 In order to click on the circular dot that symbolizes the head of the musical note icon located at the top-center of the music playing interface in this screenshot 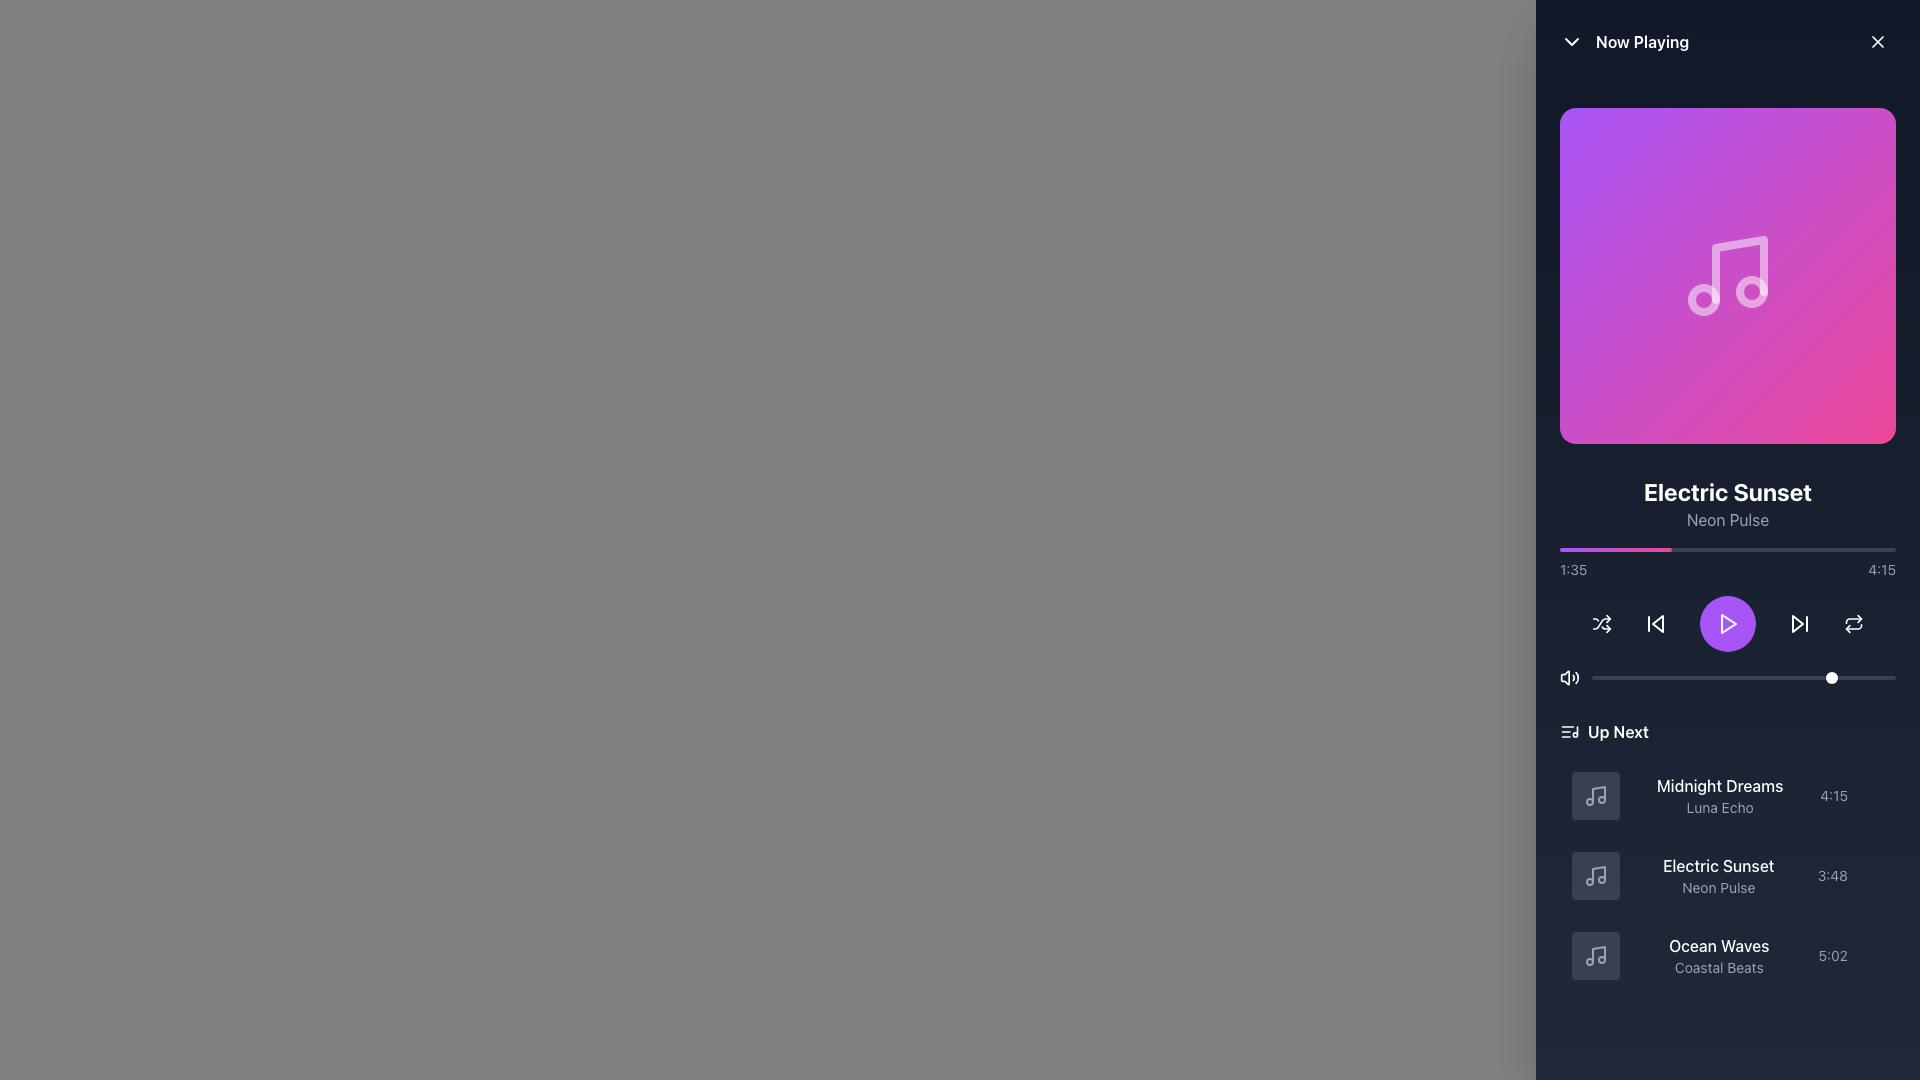, I will do `click(1751, 292)`.